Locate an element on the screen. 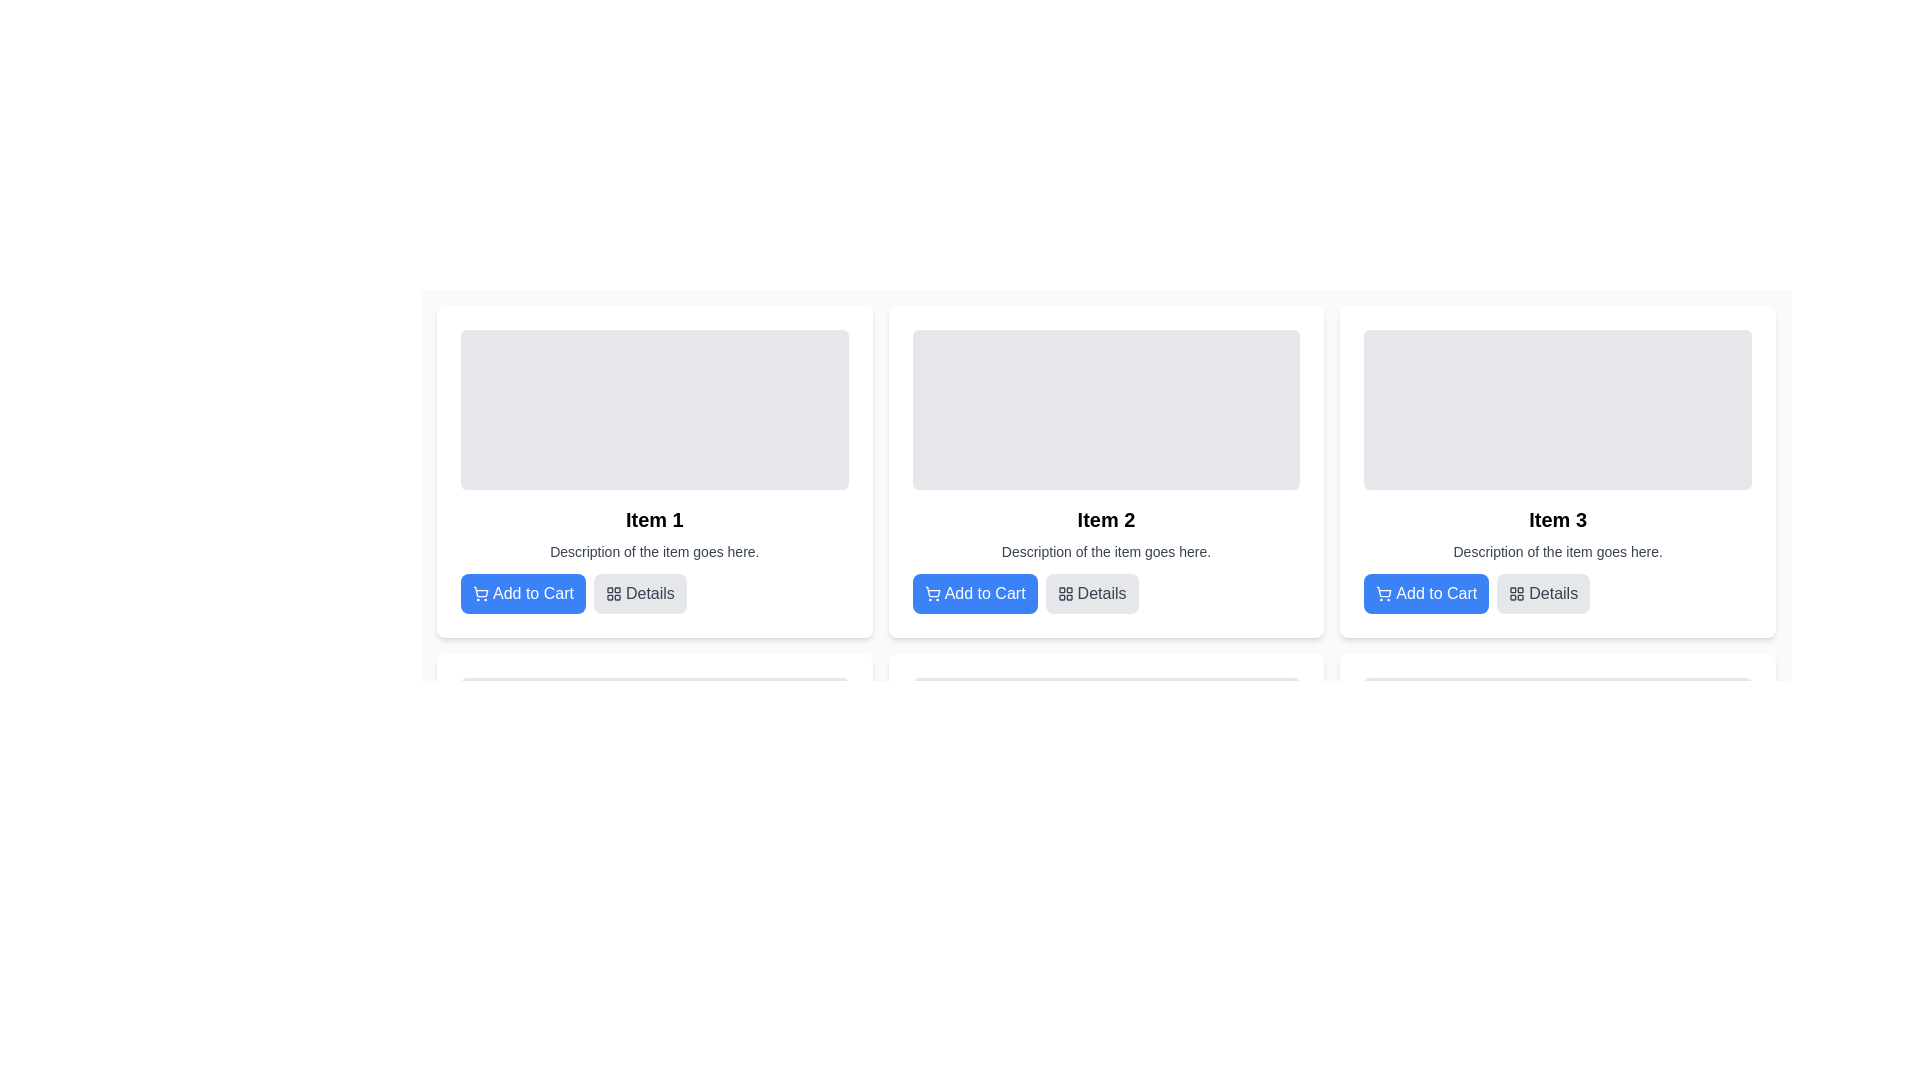 The width and height of the screenshot is (1920, 1080). the button labeled 'Details' which has a light gray background and dark gray text, positioned to the right of the 'Add to Cart' button in the UI is located at coordinates (1542, 593).